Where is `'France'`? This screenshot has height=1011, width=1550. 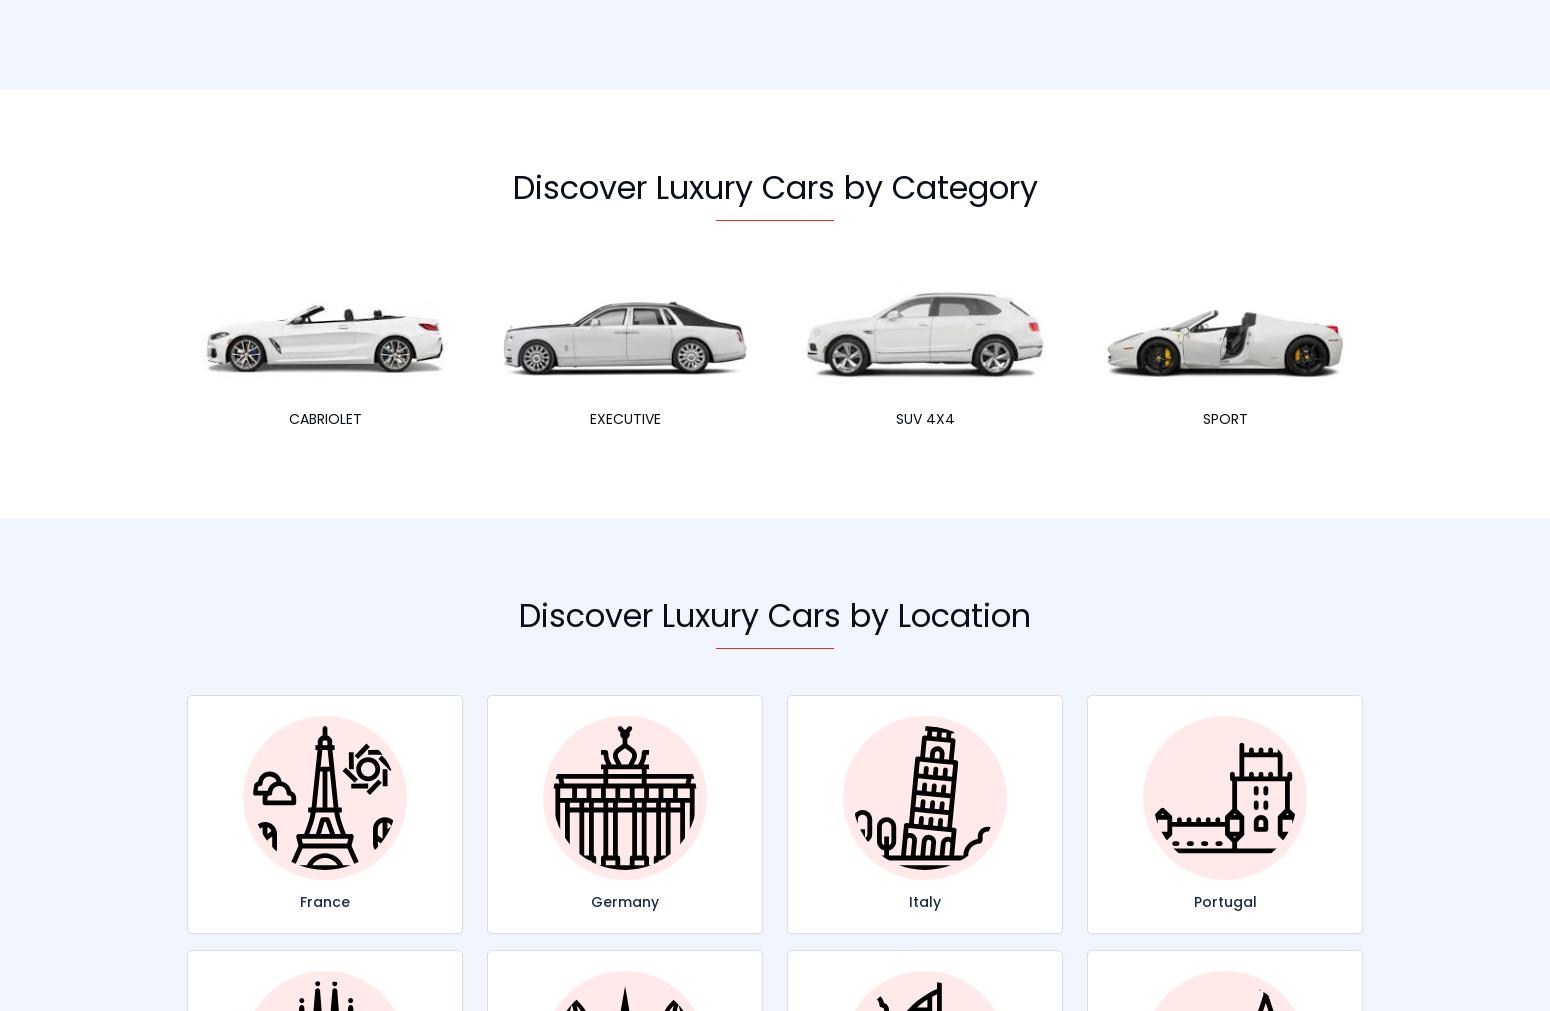 'France' is located at coordinates (299, 901).